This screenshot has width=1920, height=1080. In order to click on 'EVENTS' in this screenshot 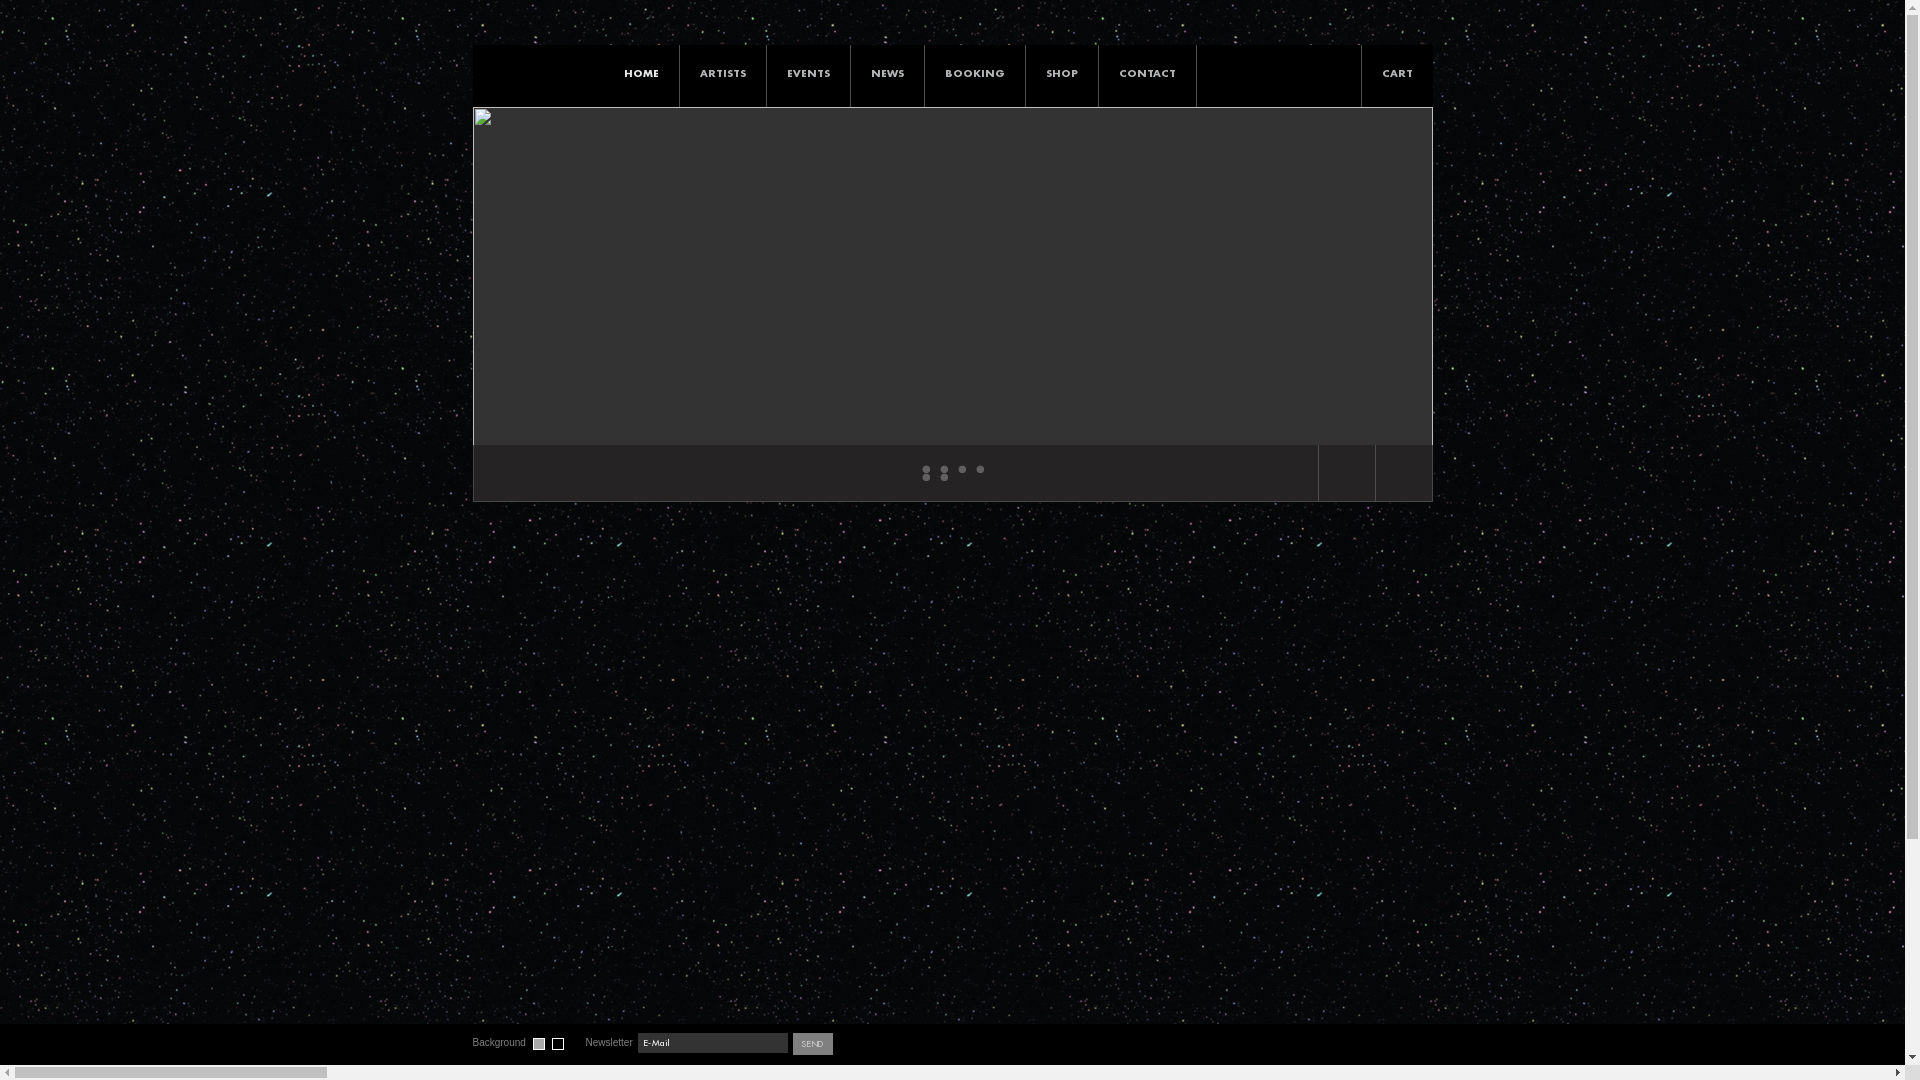, I will do `click(807, 72)`.